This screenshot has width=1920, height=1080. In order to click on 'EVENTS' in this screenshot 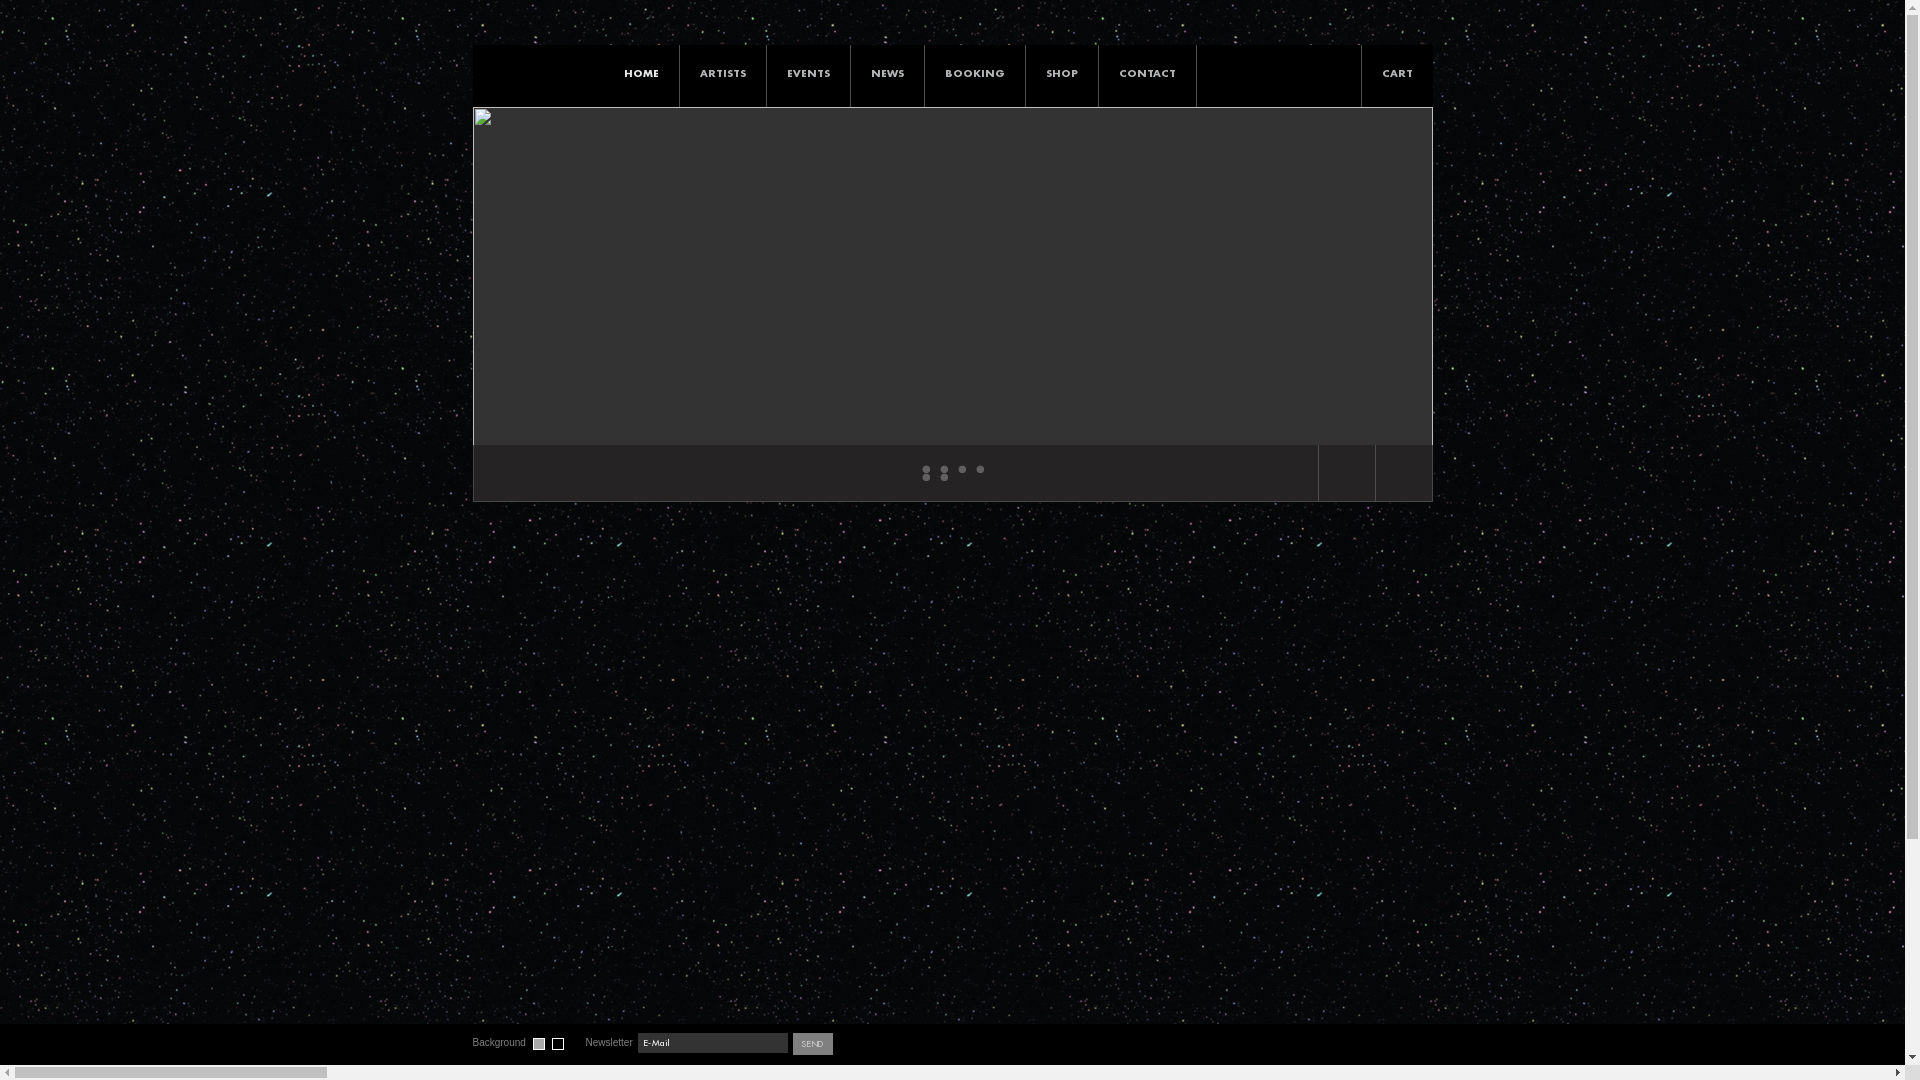, I will do `click(807, 72)`.